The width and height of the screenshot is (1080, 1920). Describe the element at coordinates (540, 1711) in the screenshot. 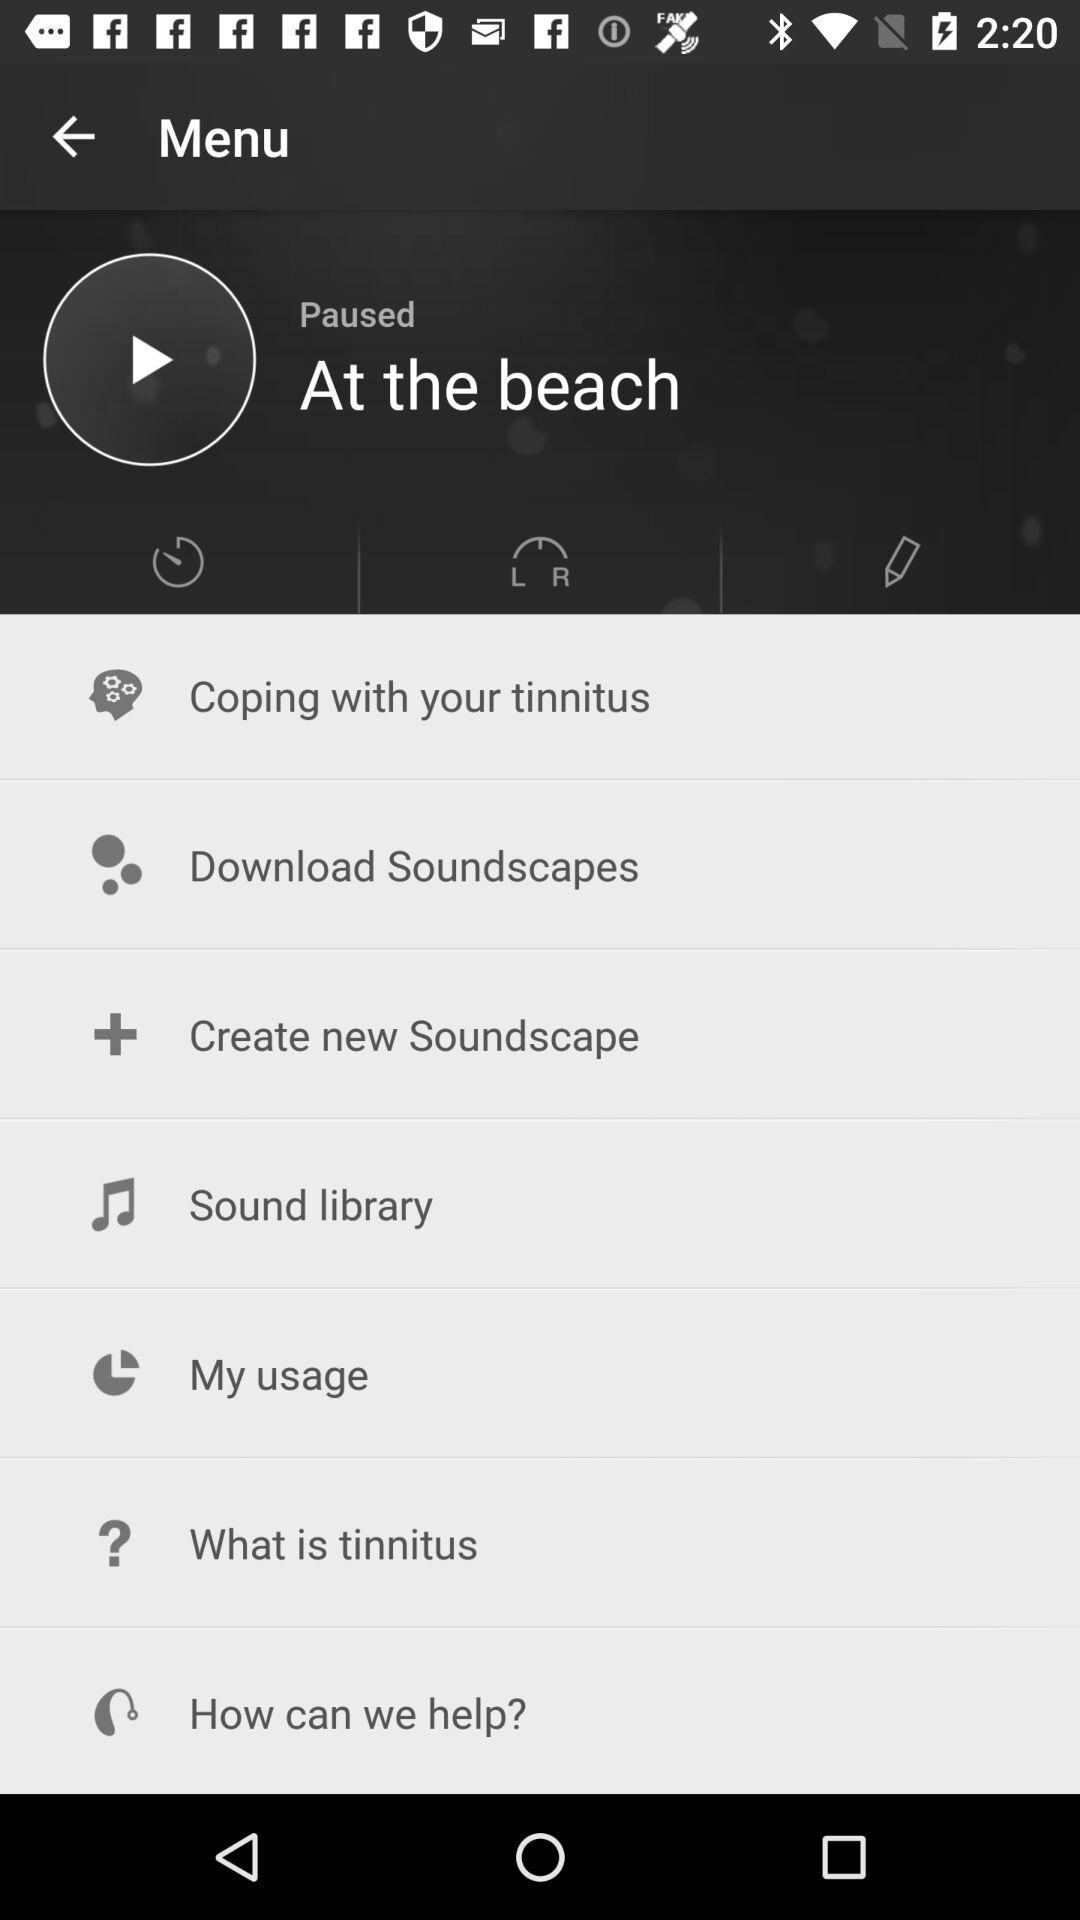

I see `the how can we item` at that location.